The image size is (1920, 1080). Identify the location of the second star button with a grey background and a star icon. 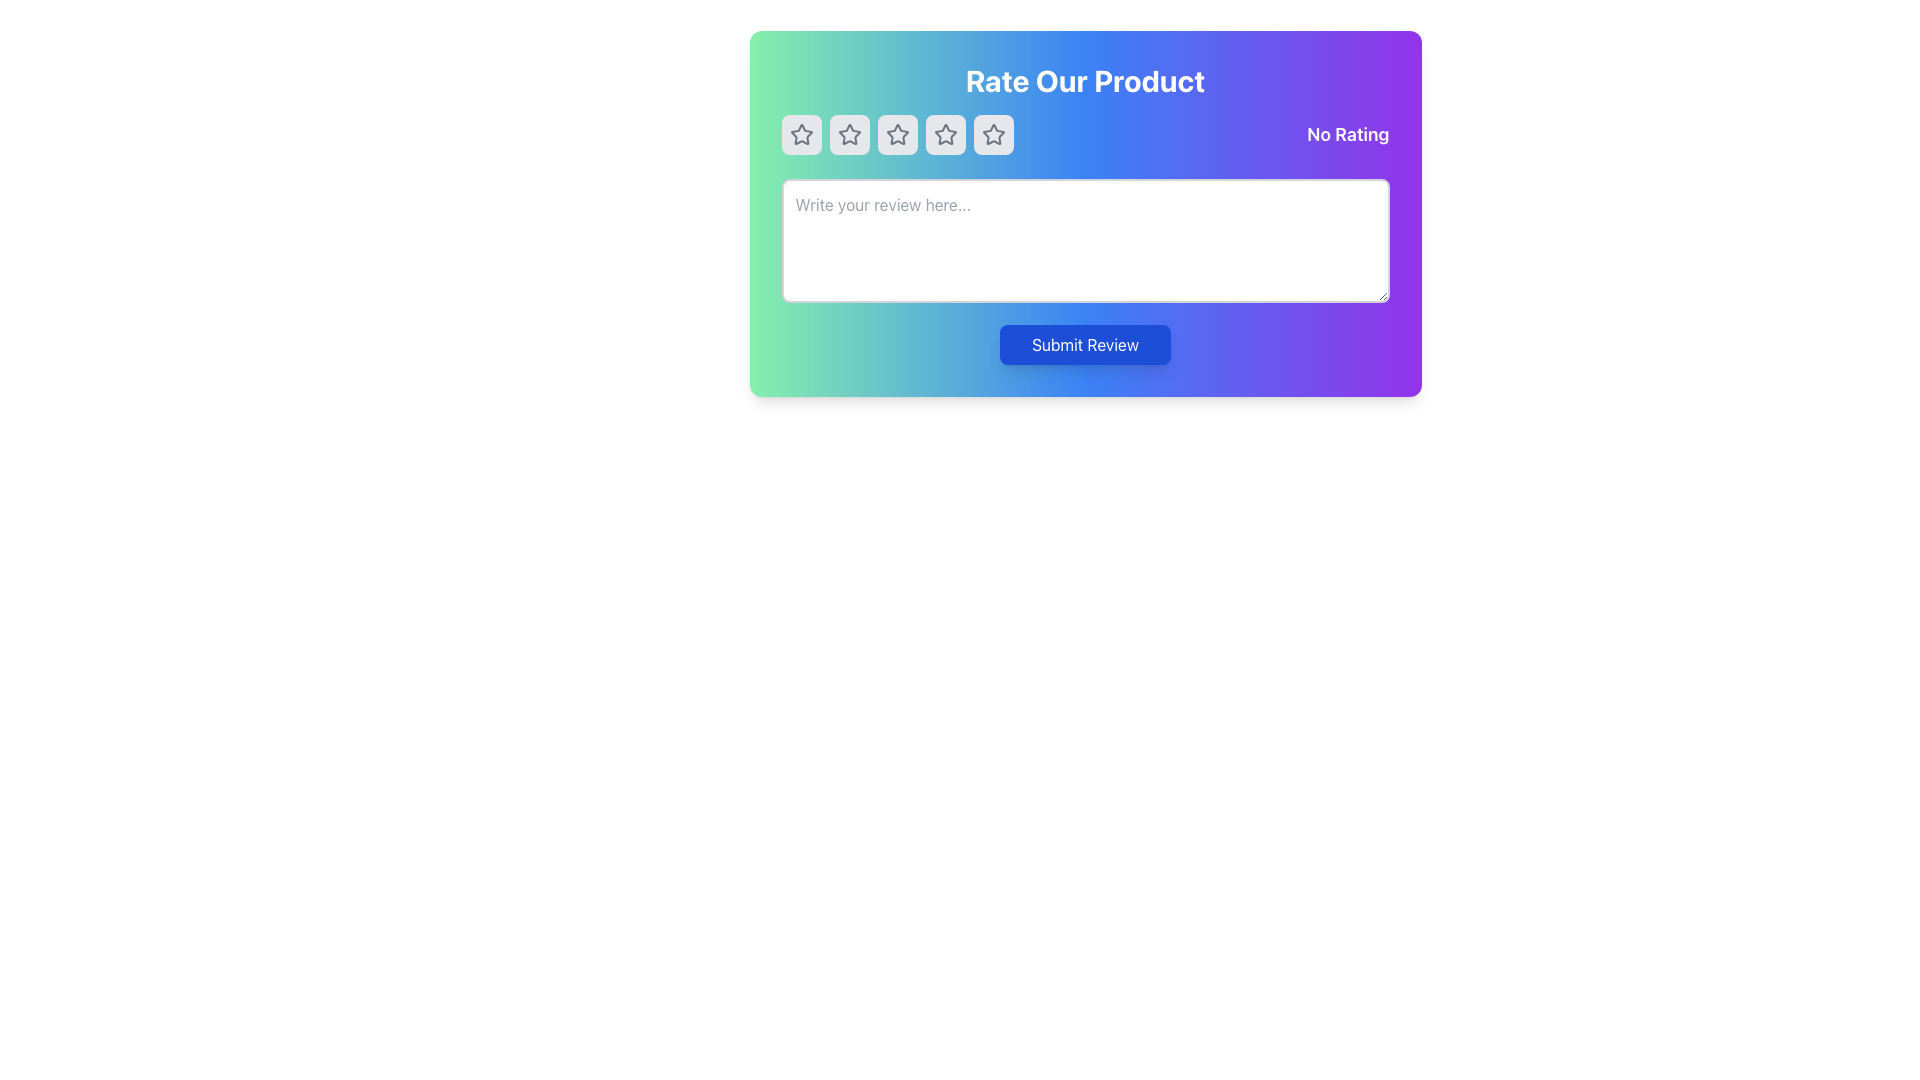
(849, 135).